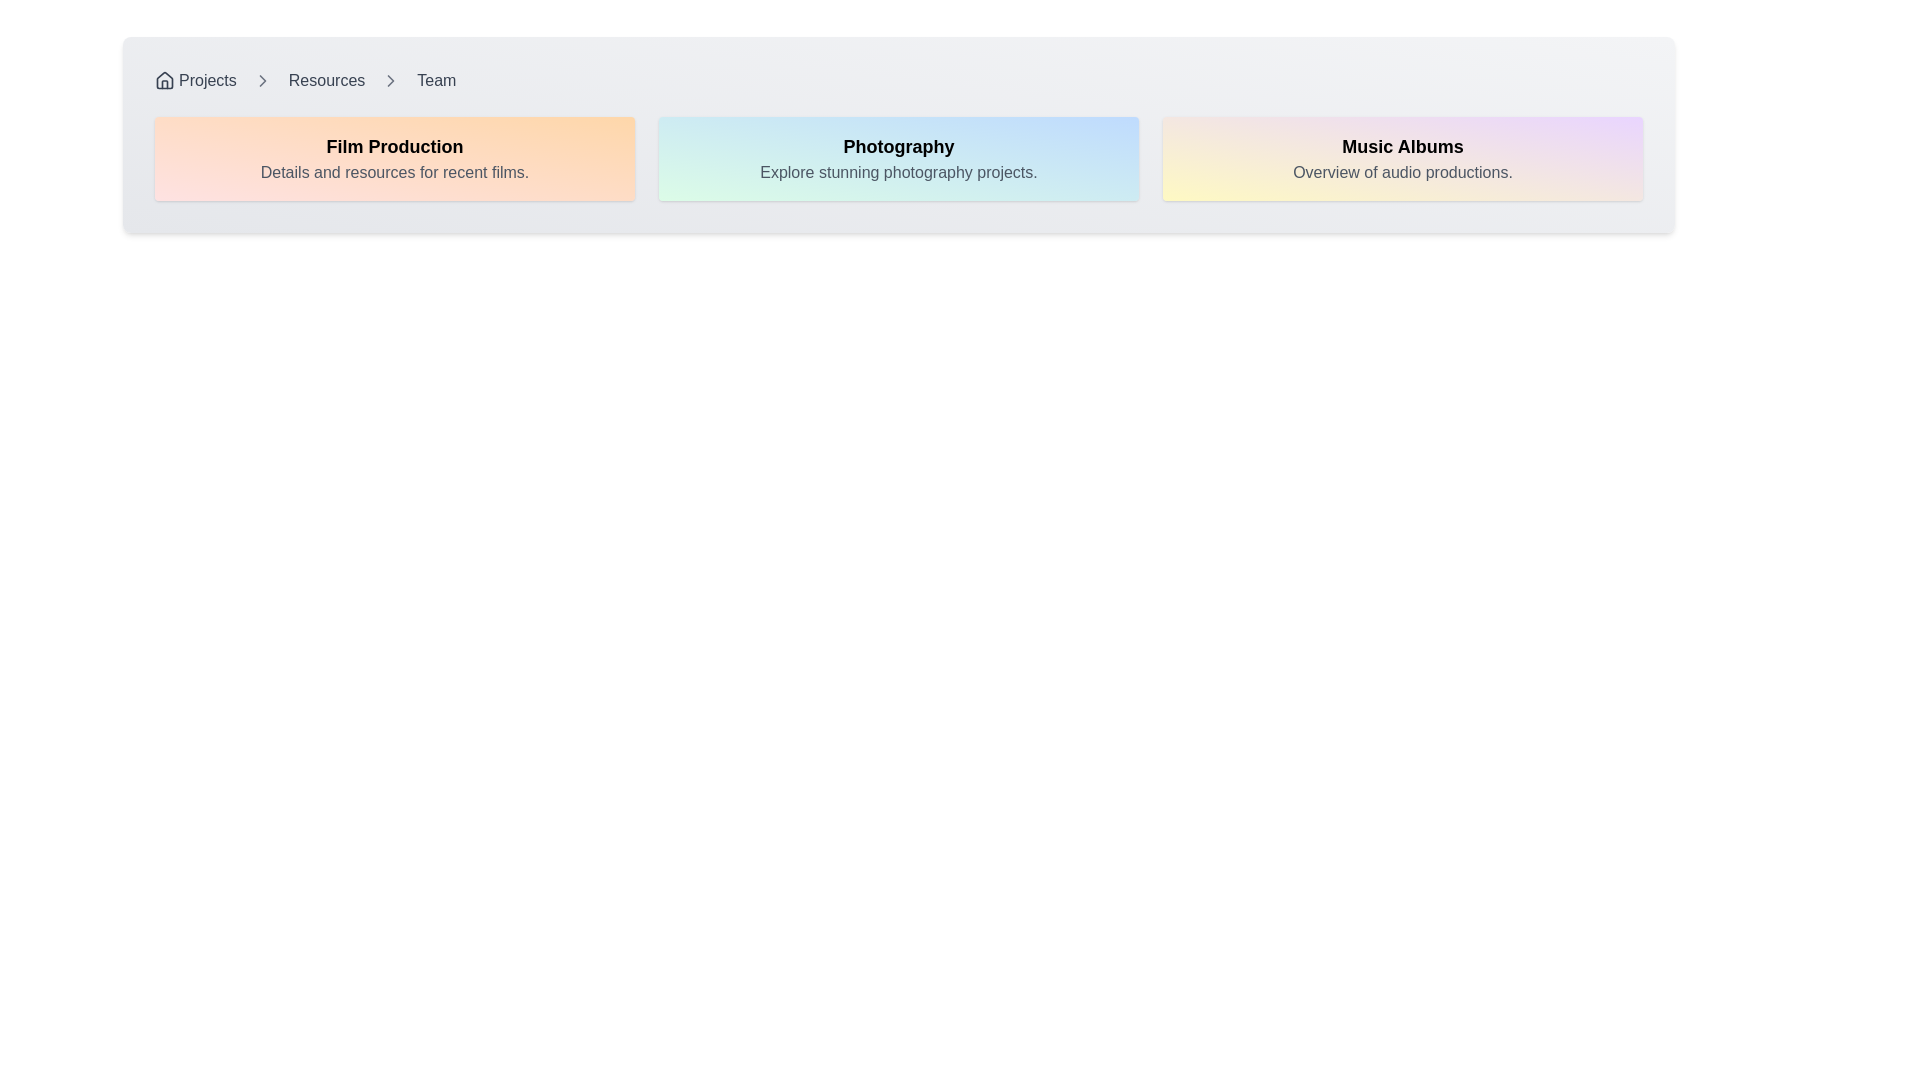 This screenshot has width=1920, height=1080. What do you see at coordinates (207, 80) in the screenshot?
I see `the 'Projects' breadcrumb navigation item` at bounding box center [207, 80].